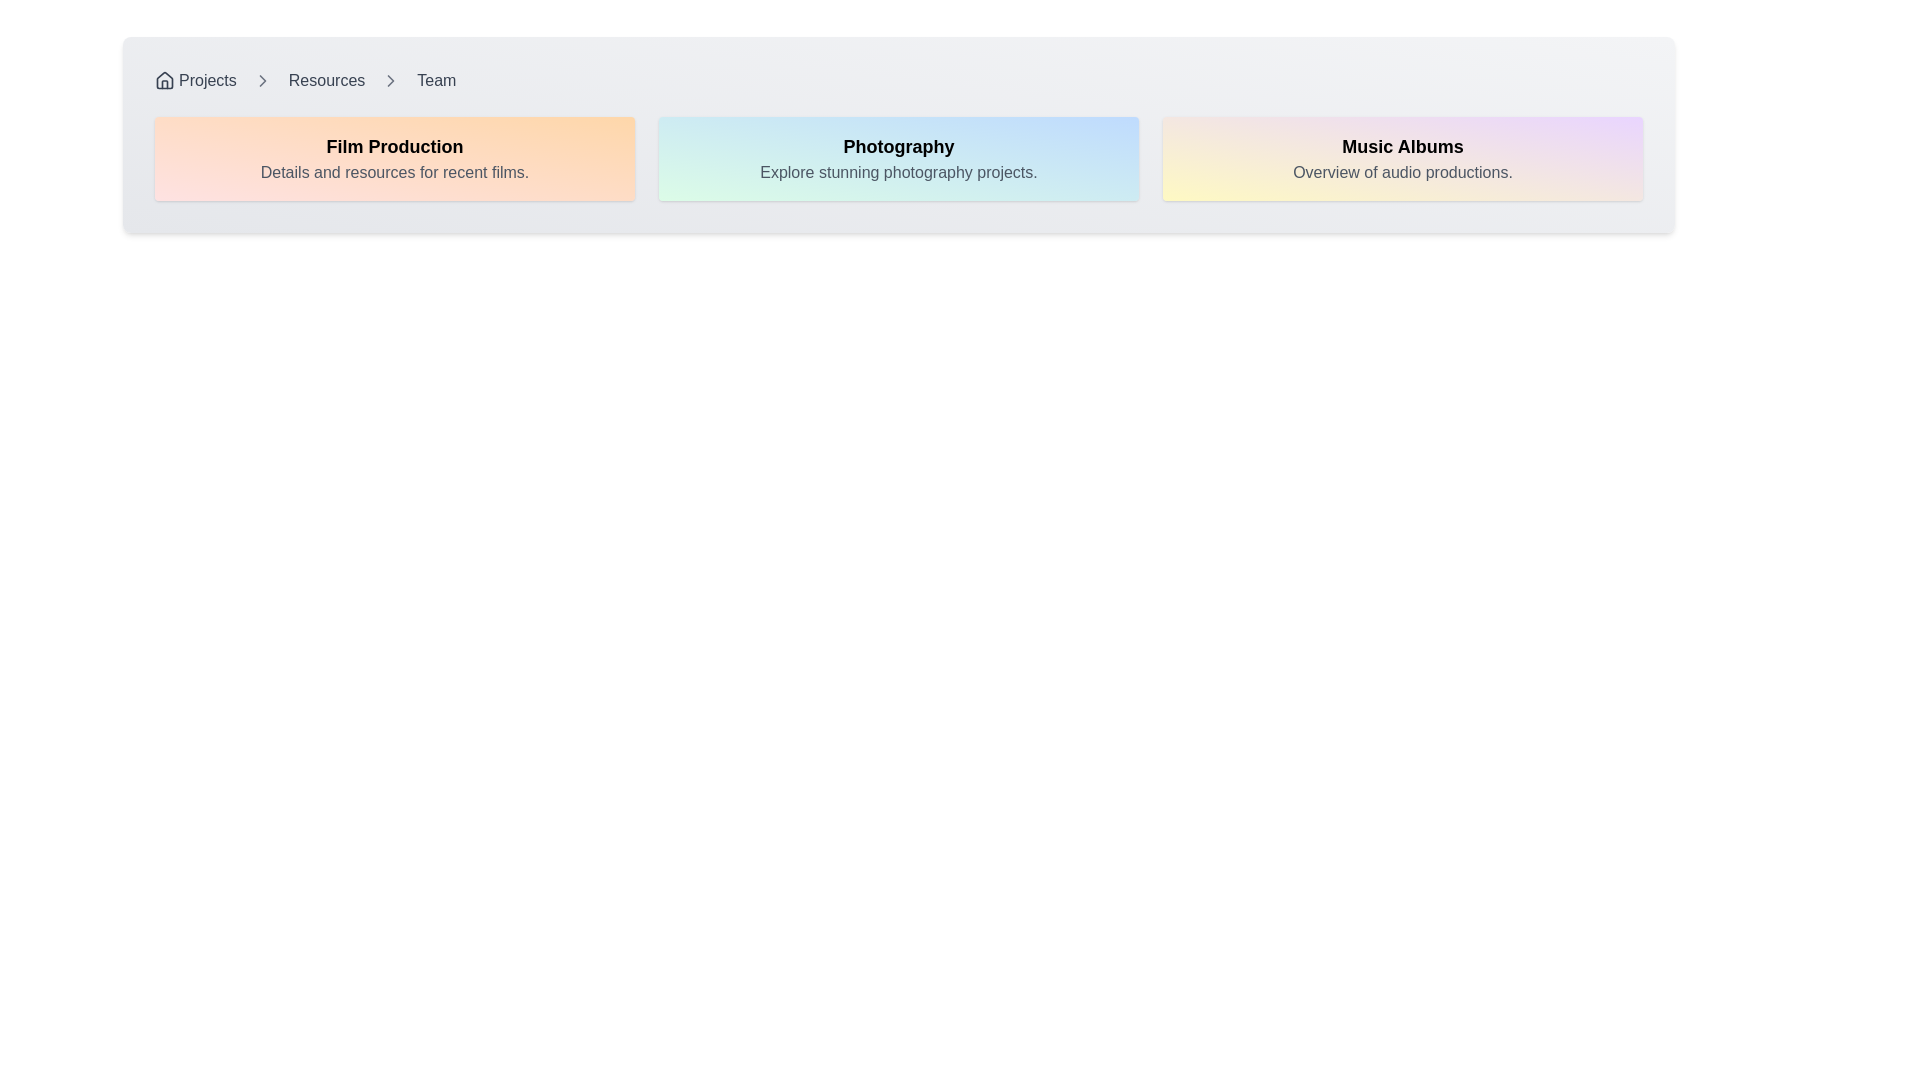 This screenshot has width=1920, height=1080. What do you see at coordinates (207, 80) in the screenshot?
I see `the 'Projects' breadcrumb navigation item` at bounding box center [207, 80].